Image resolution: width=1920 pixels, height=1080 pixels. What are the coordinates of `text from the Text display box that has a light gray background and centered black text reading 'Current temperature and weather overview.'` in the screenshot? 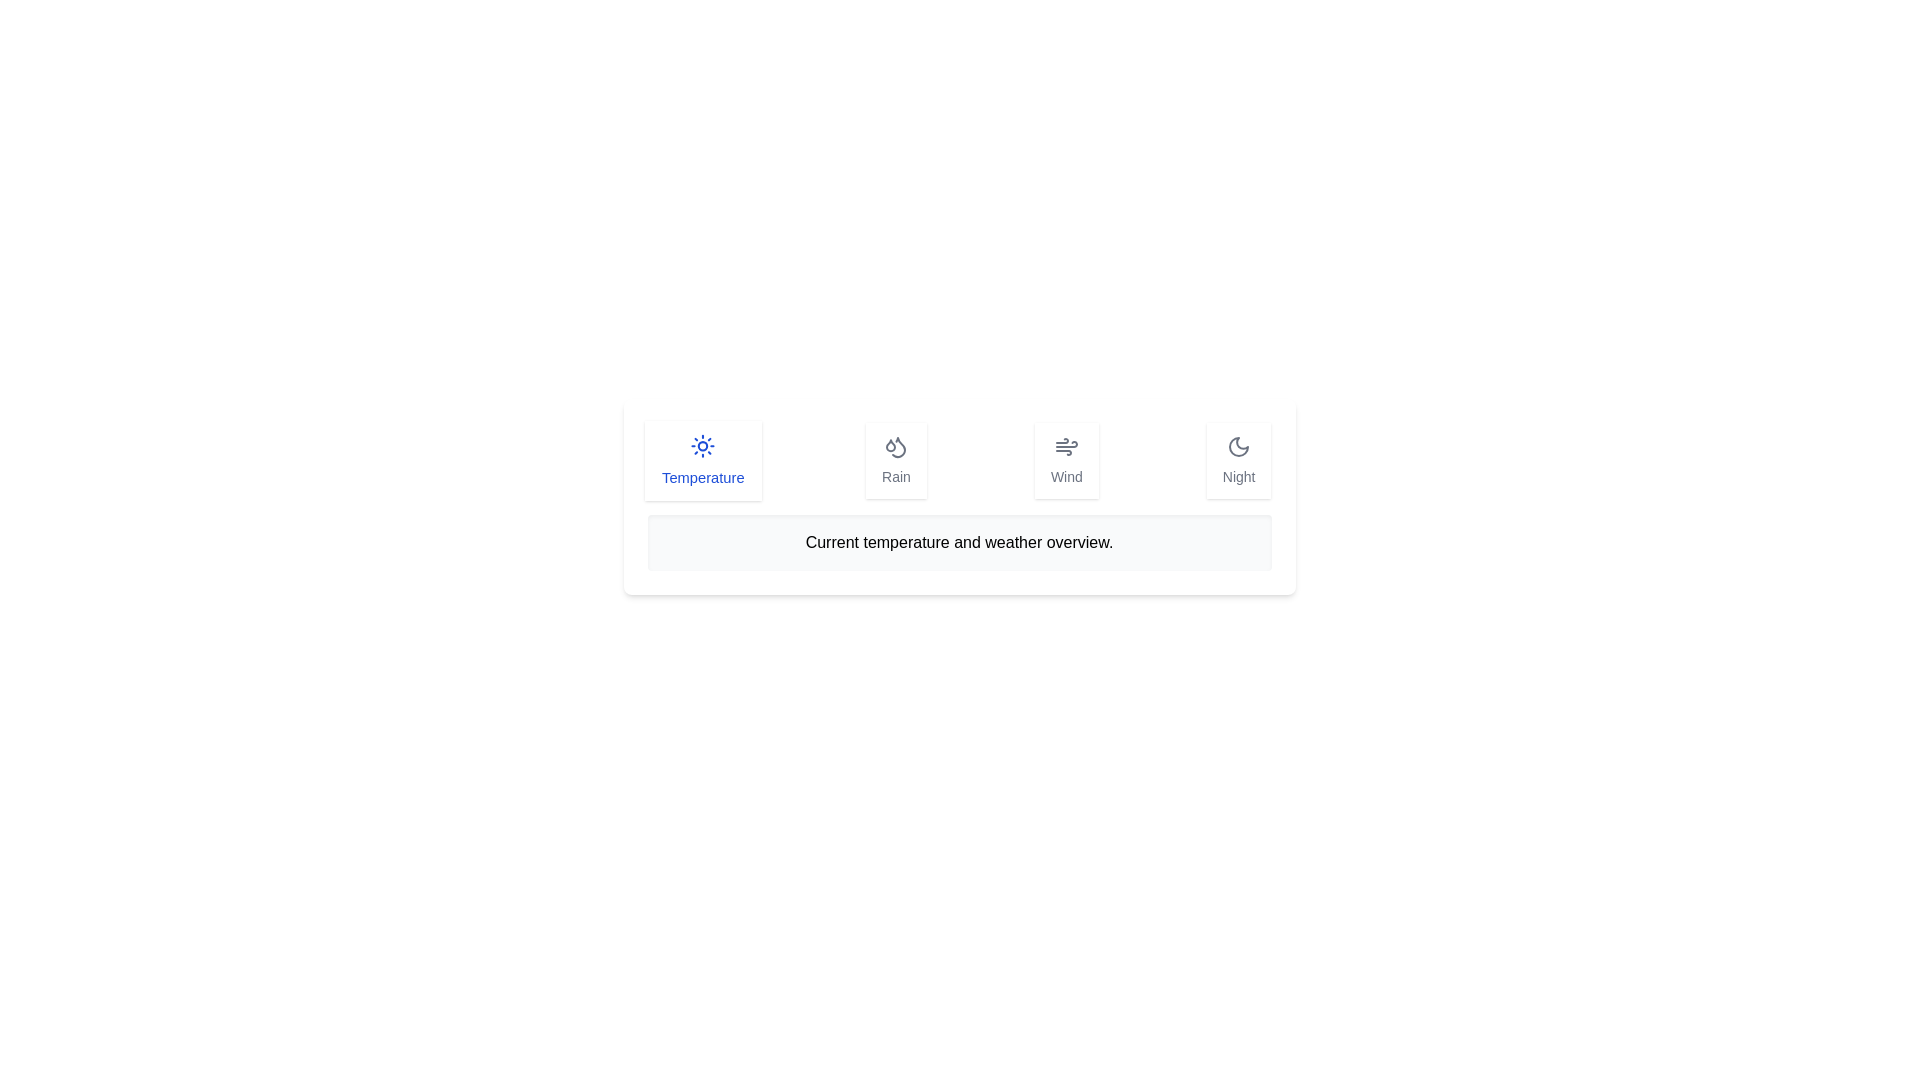 It's located at (958, 543).